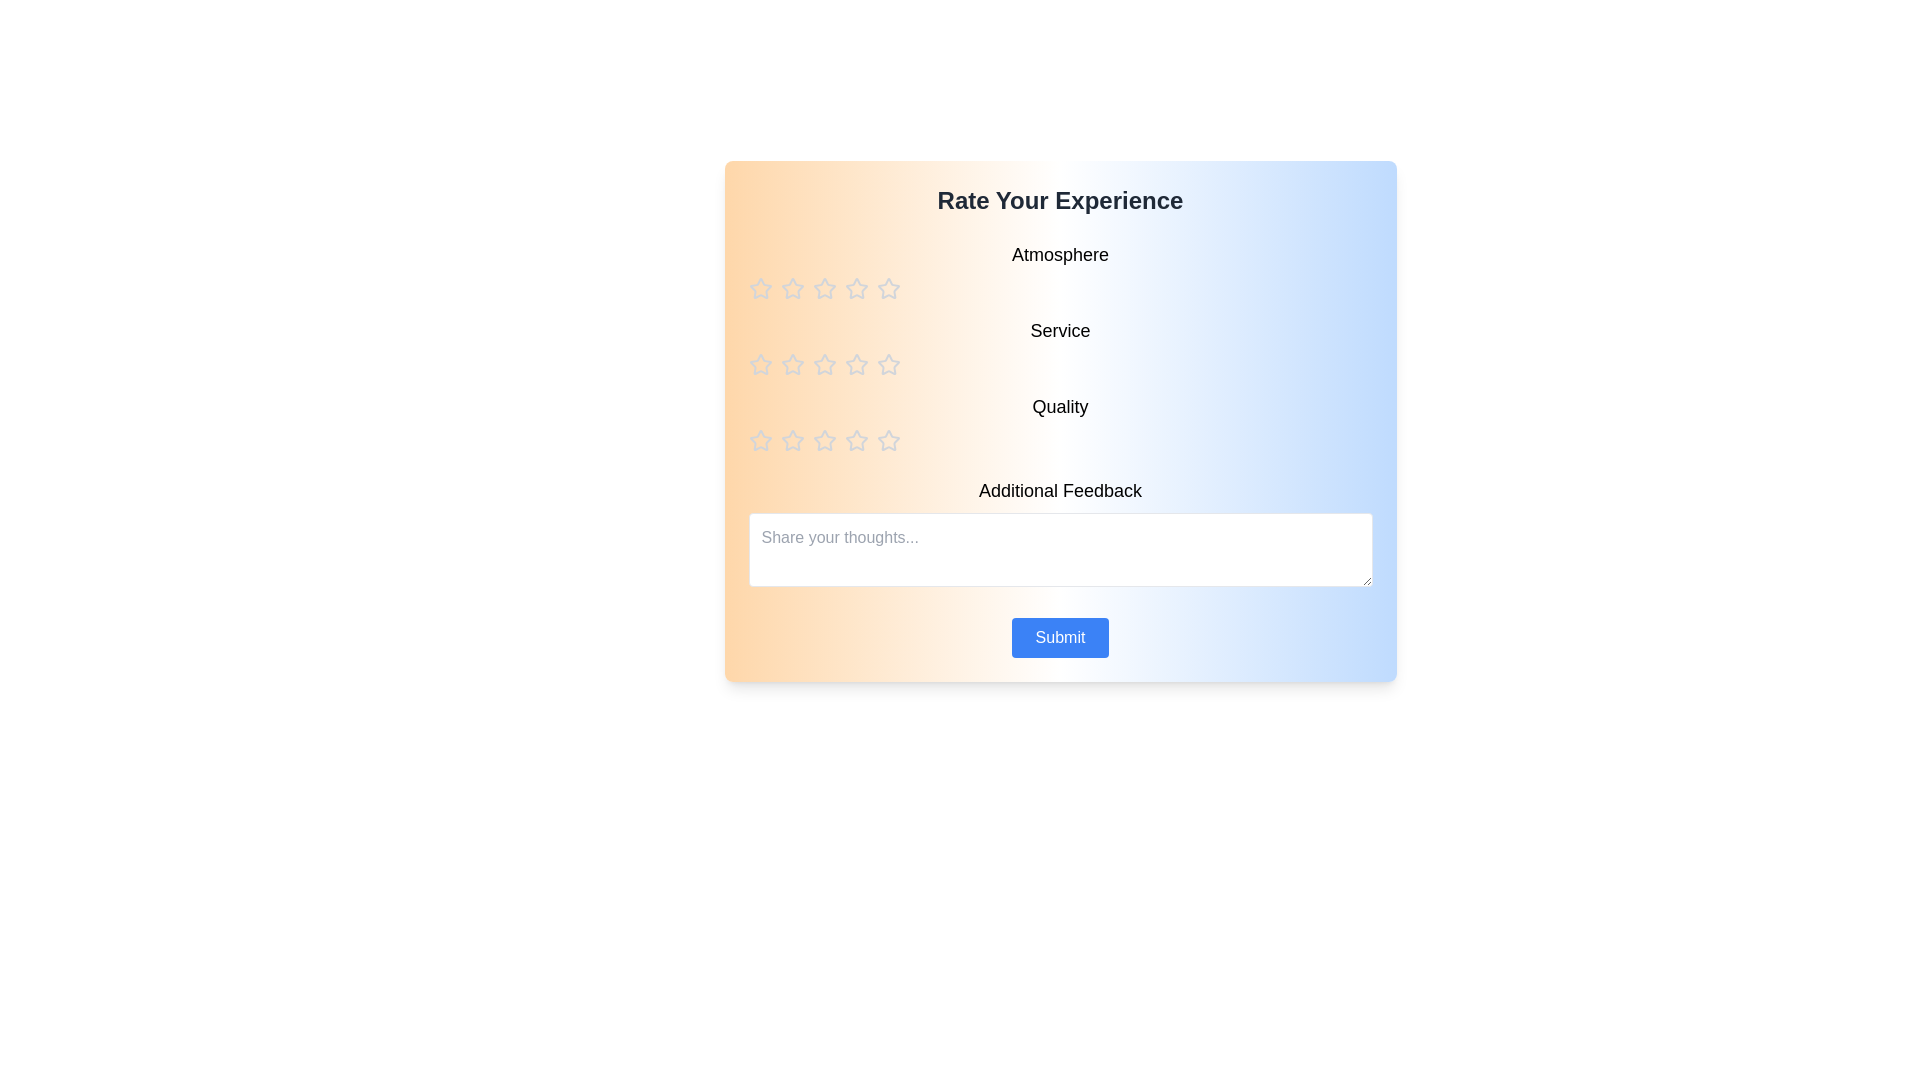  I want to click on the star corresponding to the rating 2 for the category service, so click(791, 365).